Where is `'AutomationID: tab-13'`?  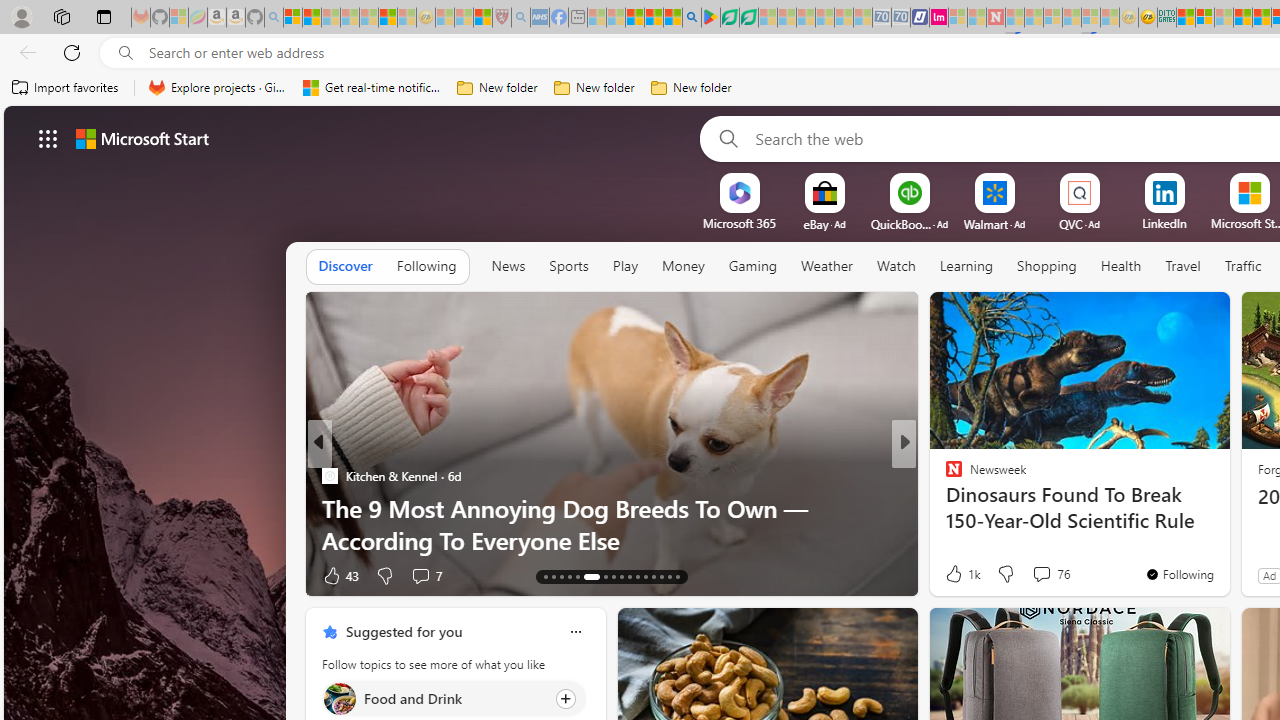
'AutomationID: tab-13' is located at coordinates (545, 577).